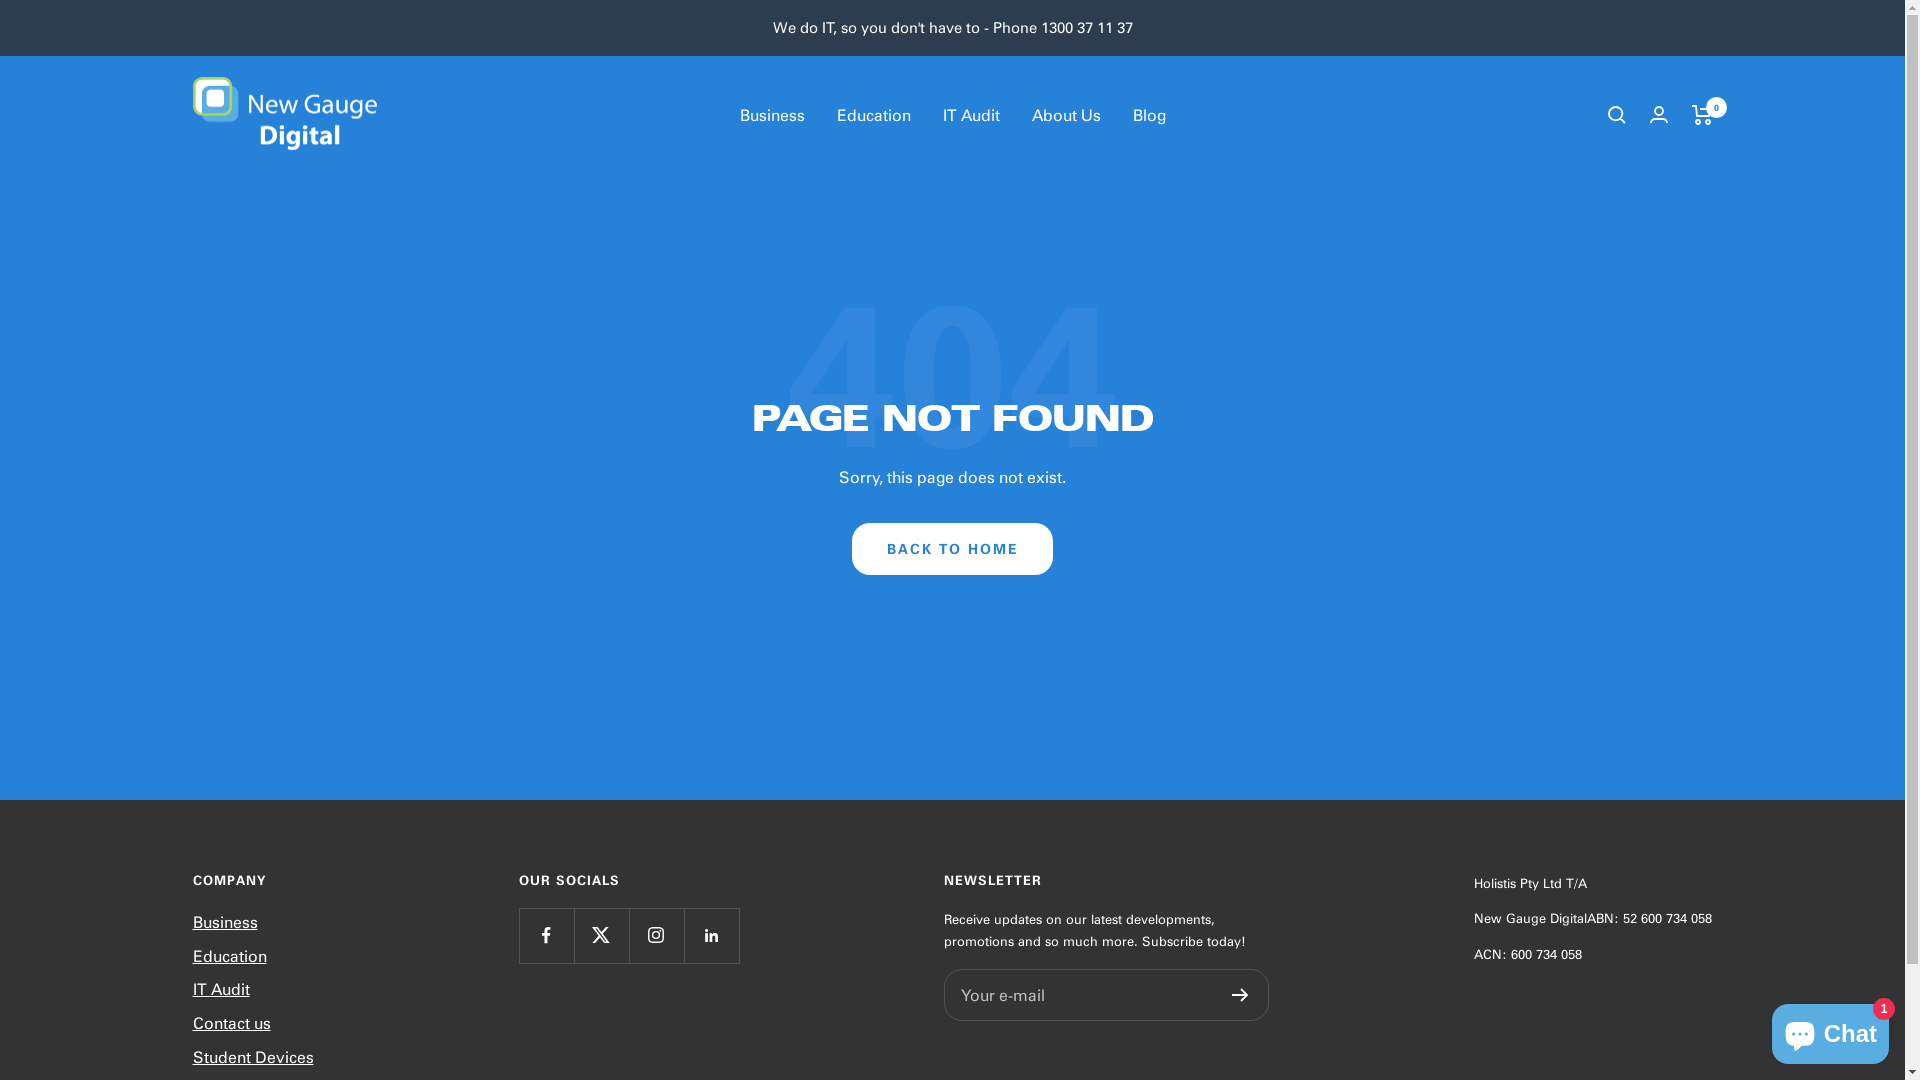 Image resolution: width=1920 pixels, height=1080 pixels. I want to click on 'Shopify online store chat', so click(1830, 1029).